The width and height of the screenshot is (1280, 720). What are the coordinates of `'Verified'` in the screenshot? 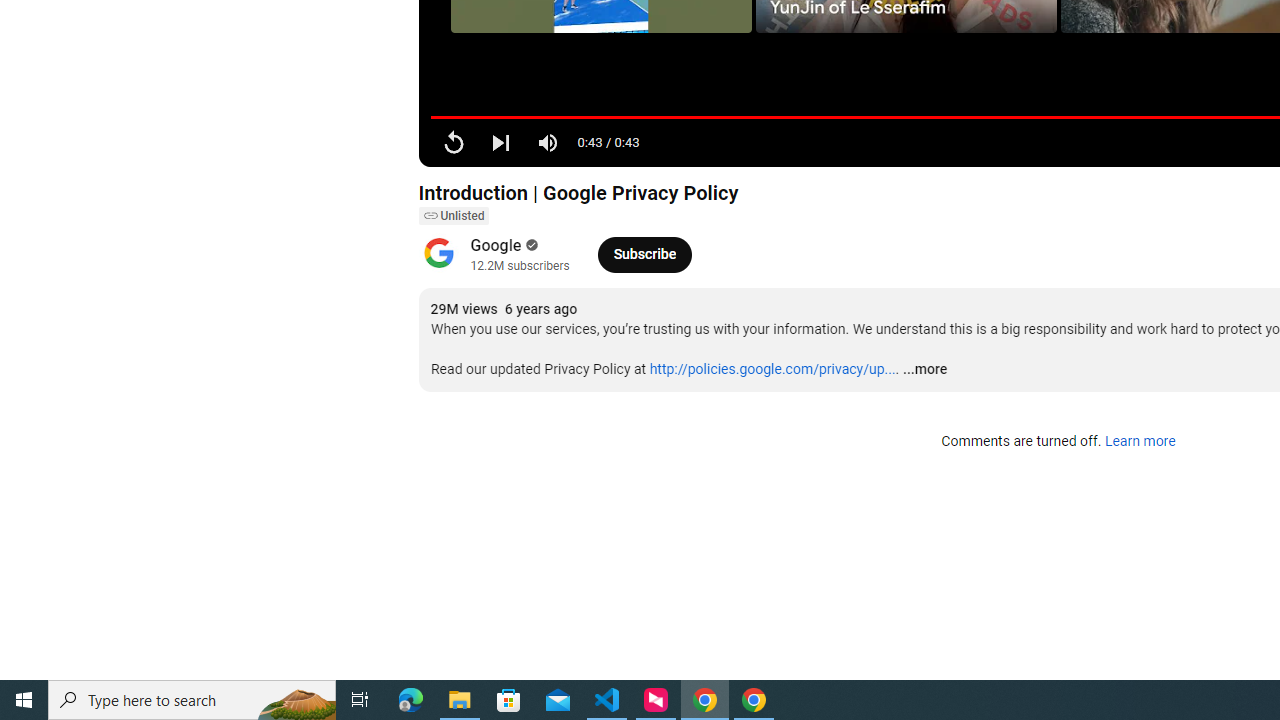 It's located at (530, 244).